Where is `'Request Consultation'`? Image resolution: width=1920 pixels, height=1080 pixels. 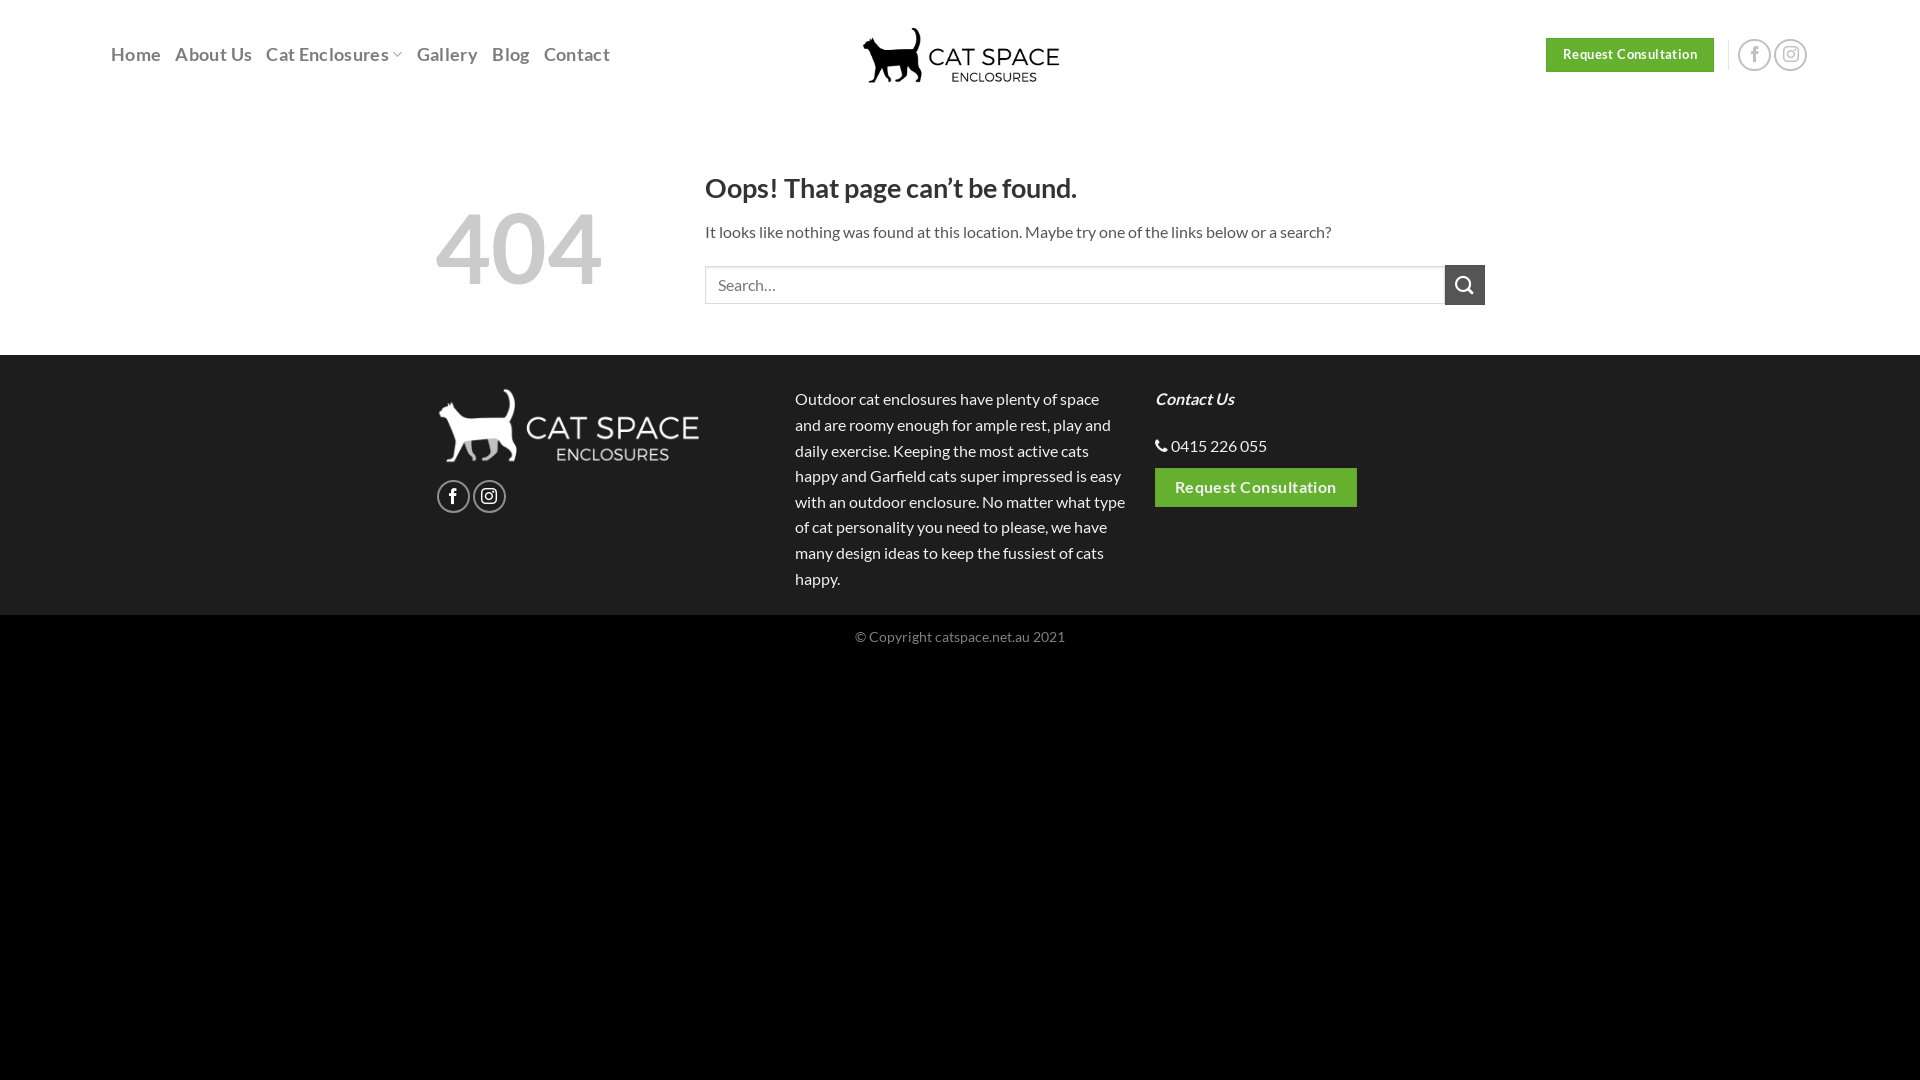
'Request Consultation' is located at coordinates (1255, 487).